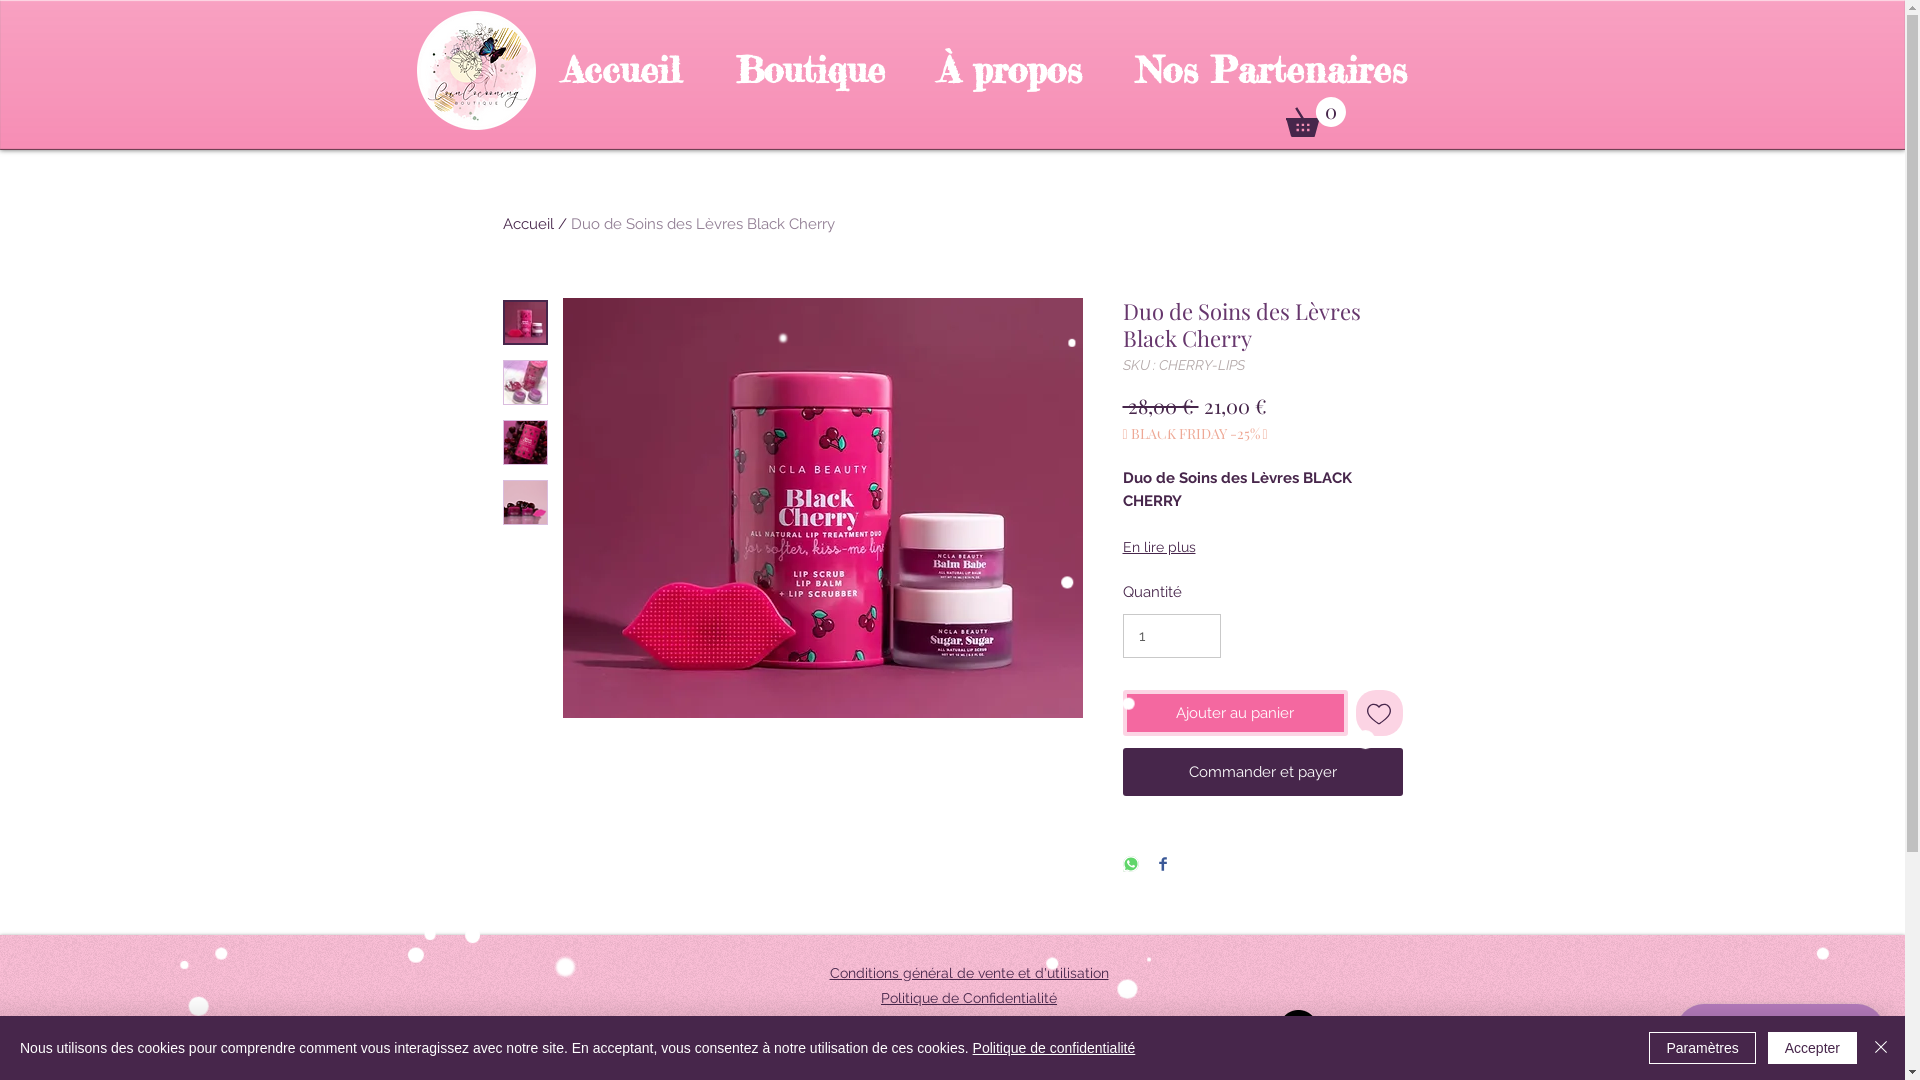  What do you see at coordinates (621, 69) in the screenshot?
I see `'Accueil'` at bounding box center [621, 69].